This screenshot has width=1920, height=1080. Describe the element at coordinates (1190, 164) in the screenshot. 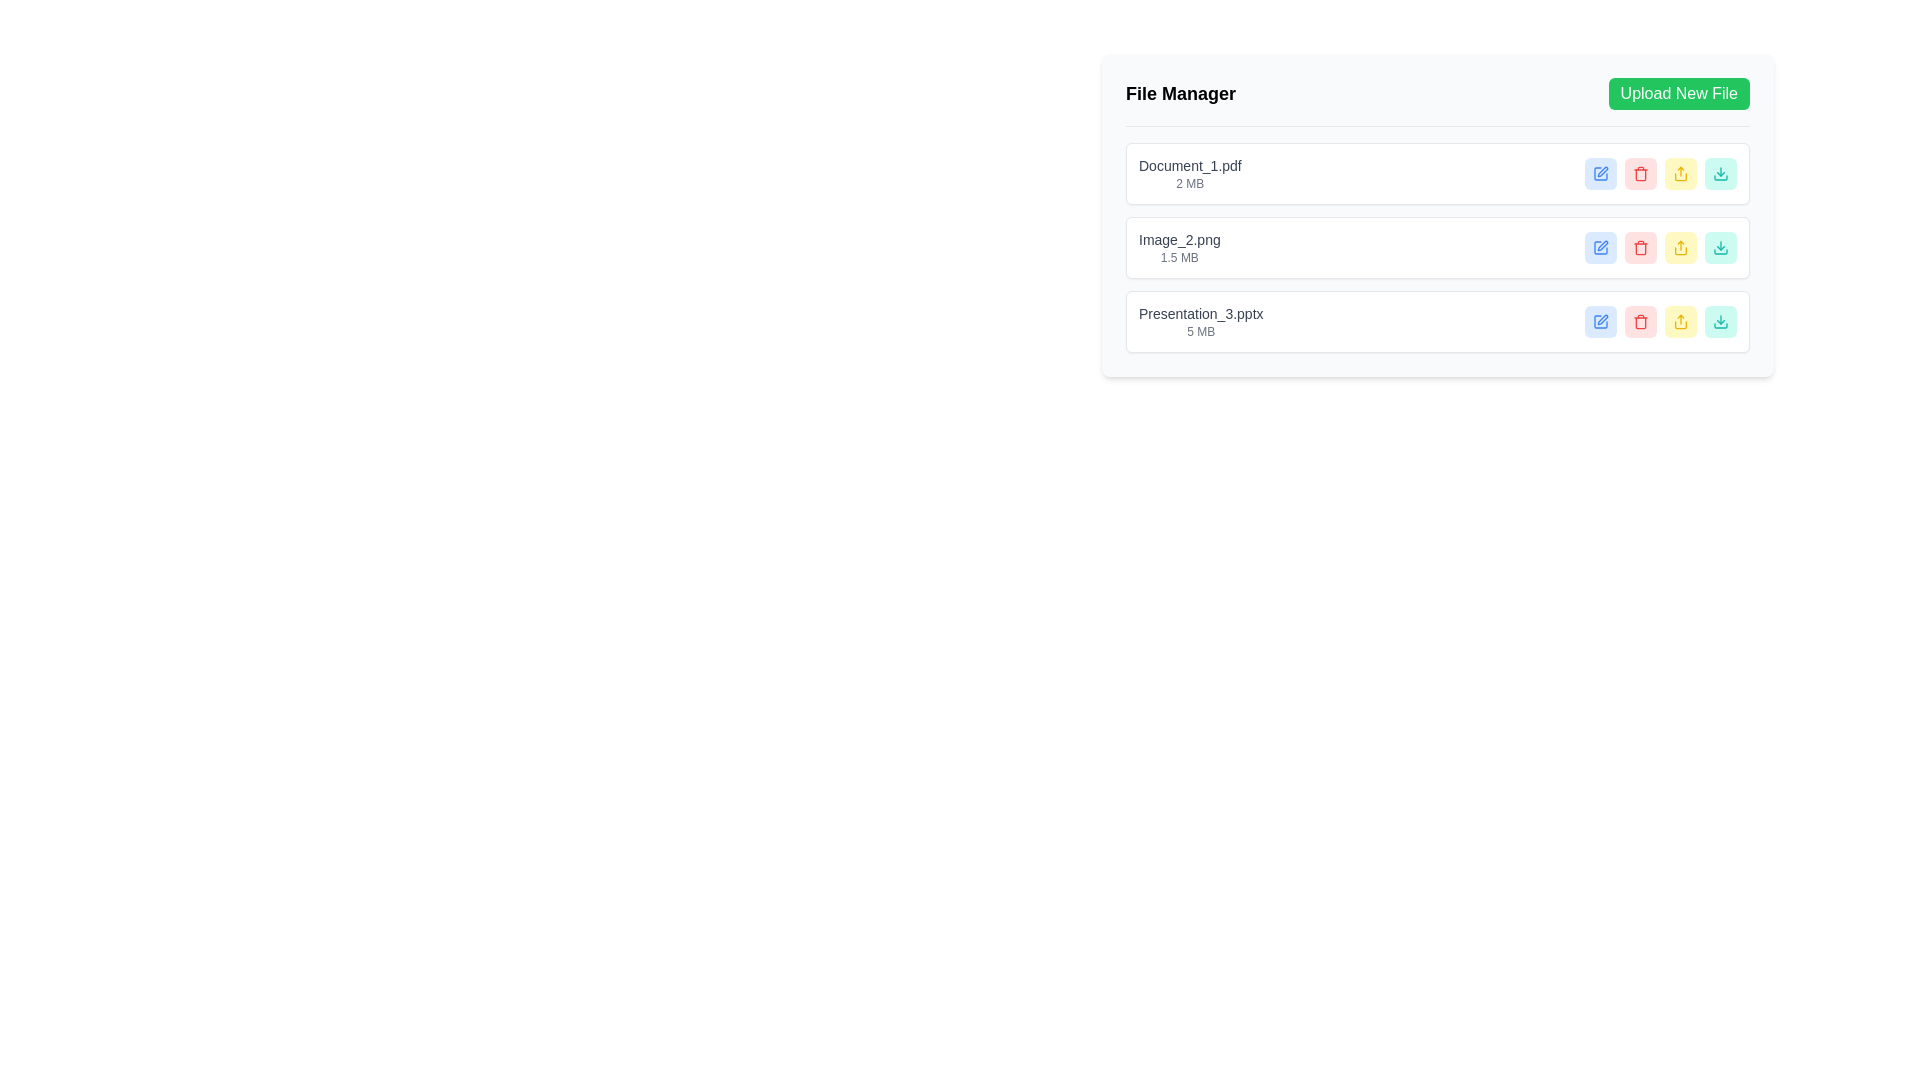

I see `text displayed in the Text Label that shows the file name 'Document_1.pdf', located at the top-left corner of the file management interface` at that location.